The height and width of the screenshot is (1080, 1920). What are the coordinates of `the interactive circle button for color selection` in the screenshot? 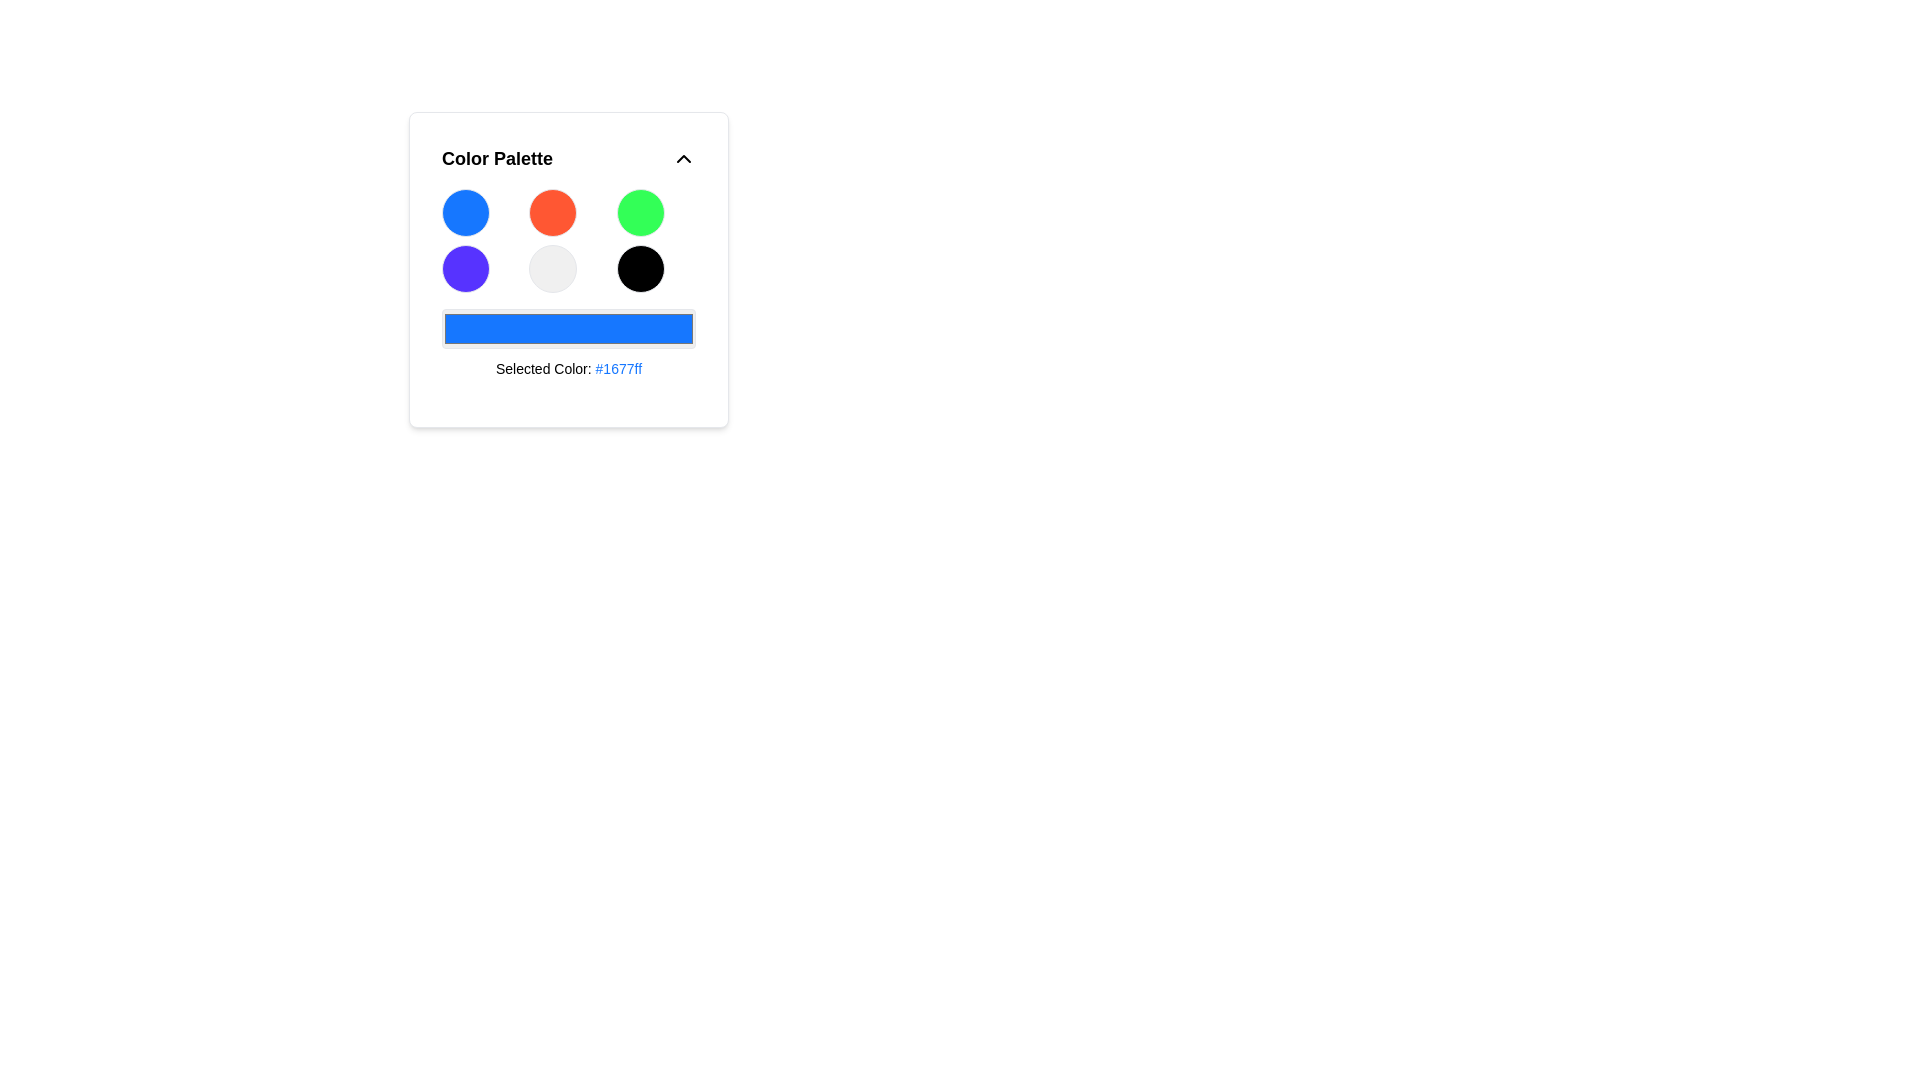 It's located at (568, 270).